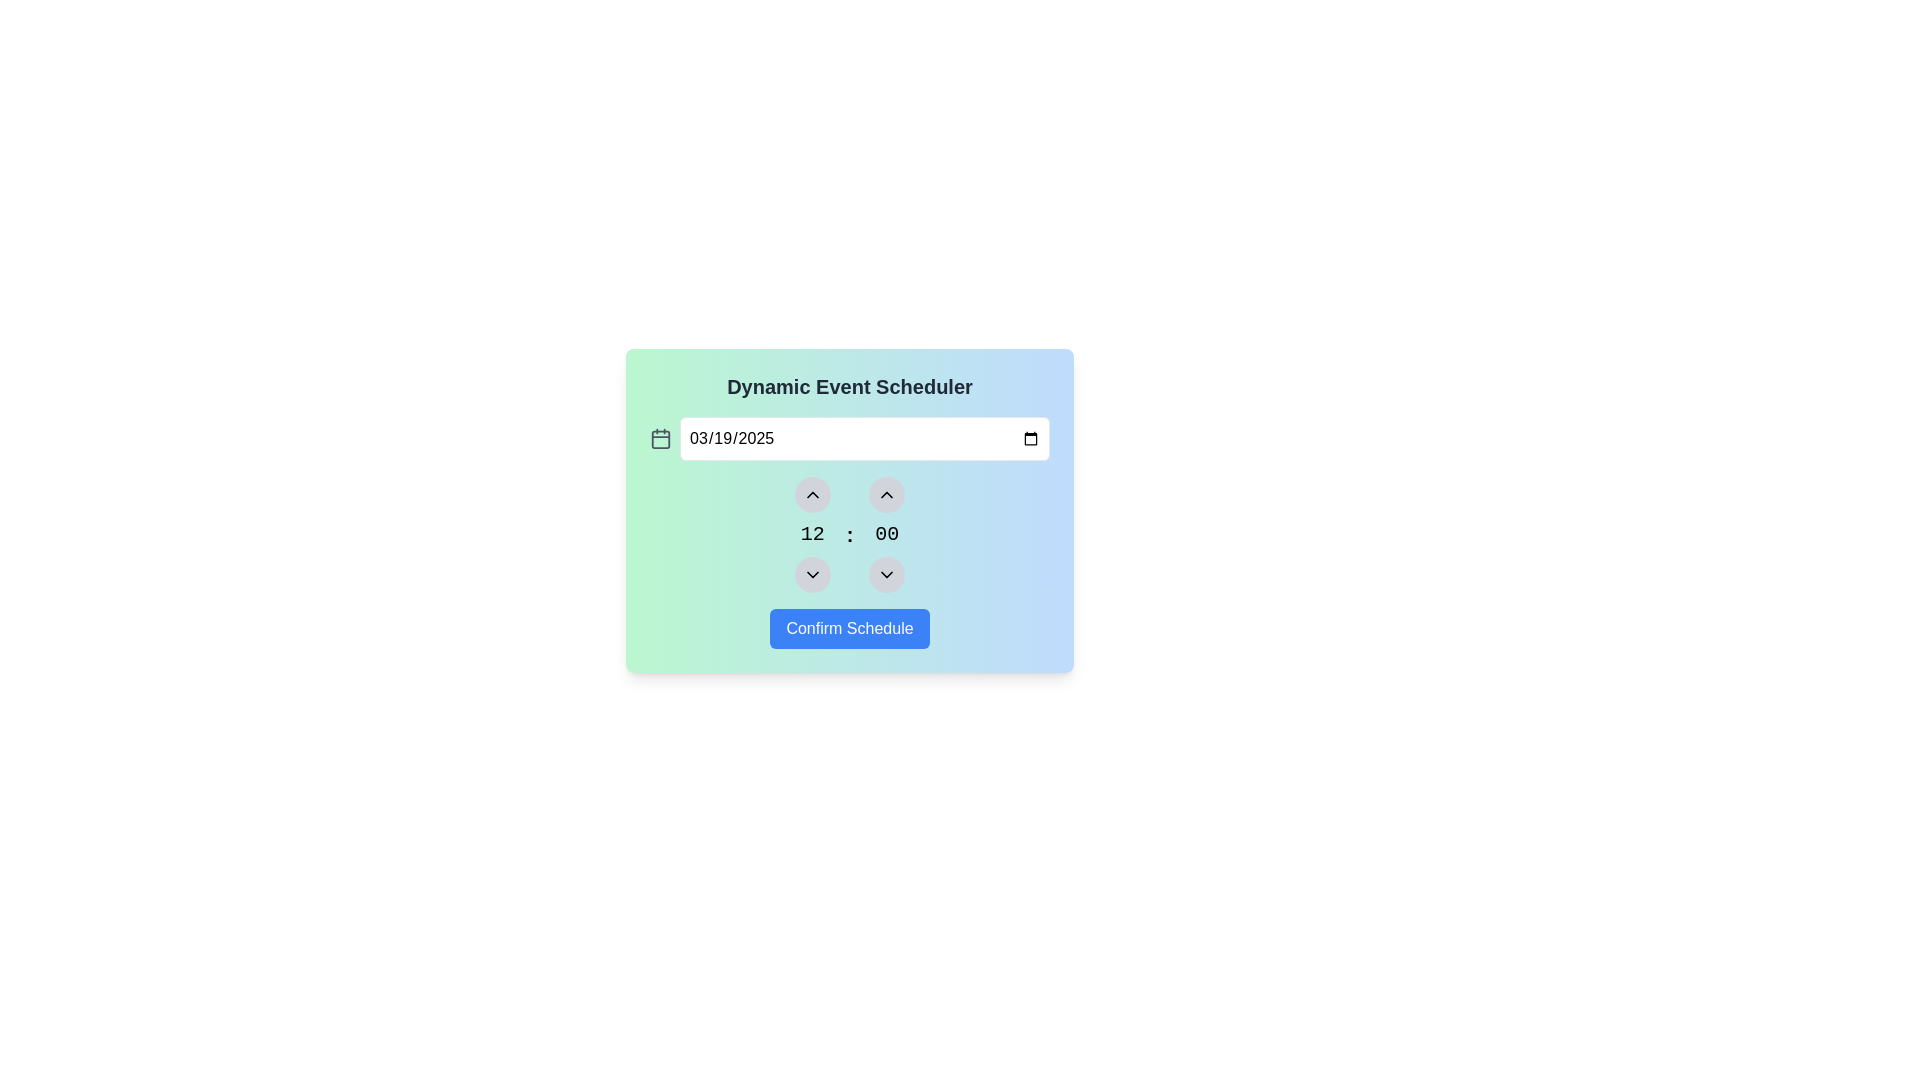  Describe the element at coordinates (886, 494) in the screenshot. I see `the circular button with a light gray background and a black upward-pointing chevron icon located in the second column of buttons below the date input field to trigger visual effects` at that location.